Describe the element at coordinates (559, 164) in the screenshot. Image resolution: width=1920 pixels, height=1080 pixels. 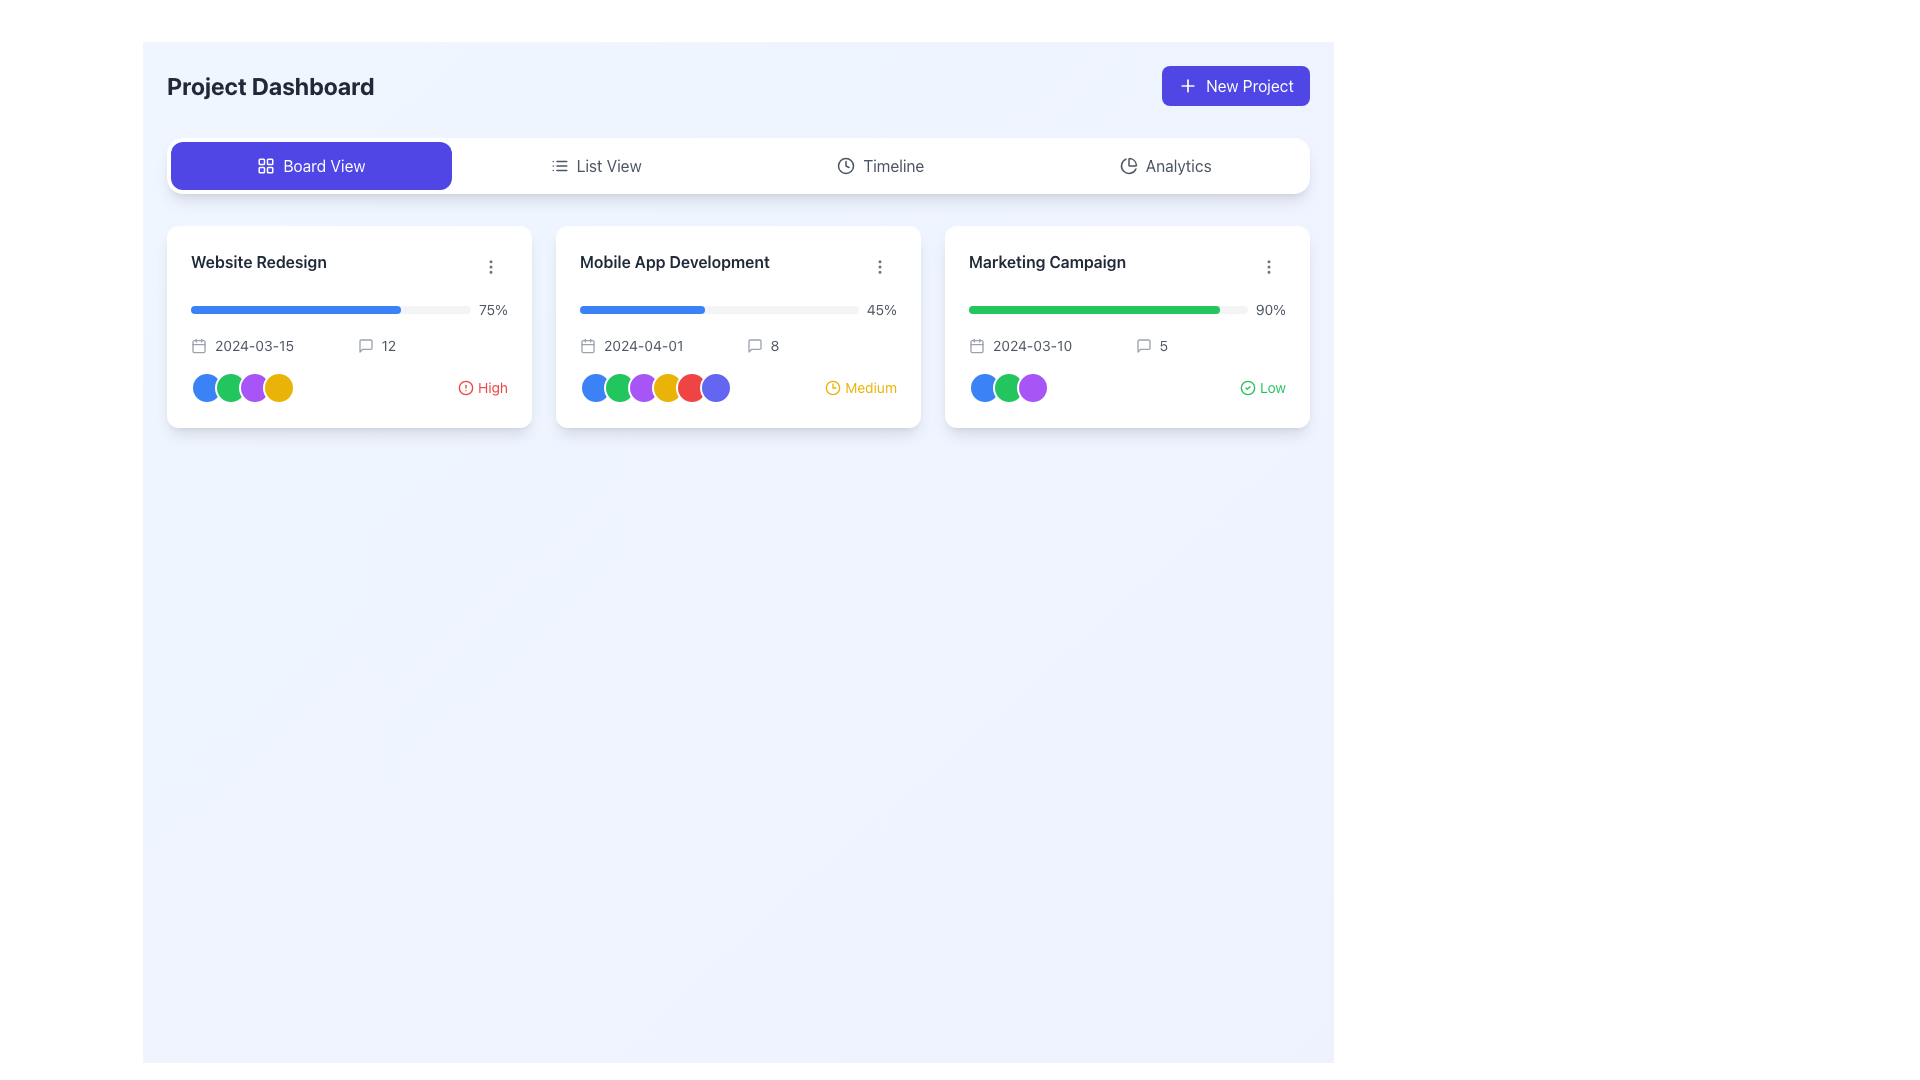
I see `the 'List View' button, which is the second icon from the left in the horizontal navigation menu at the top-center of the interface` at that location.